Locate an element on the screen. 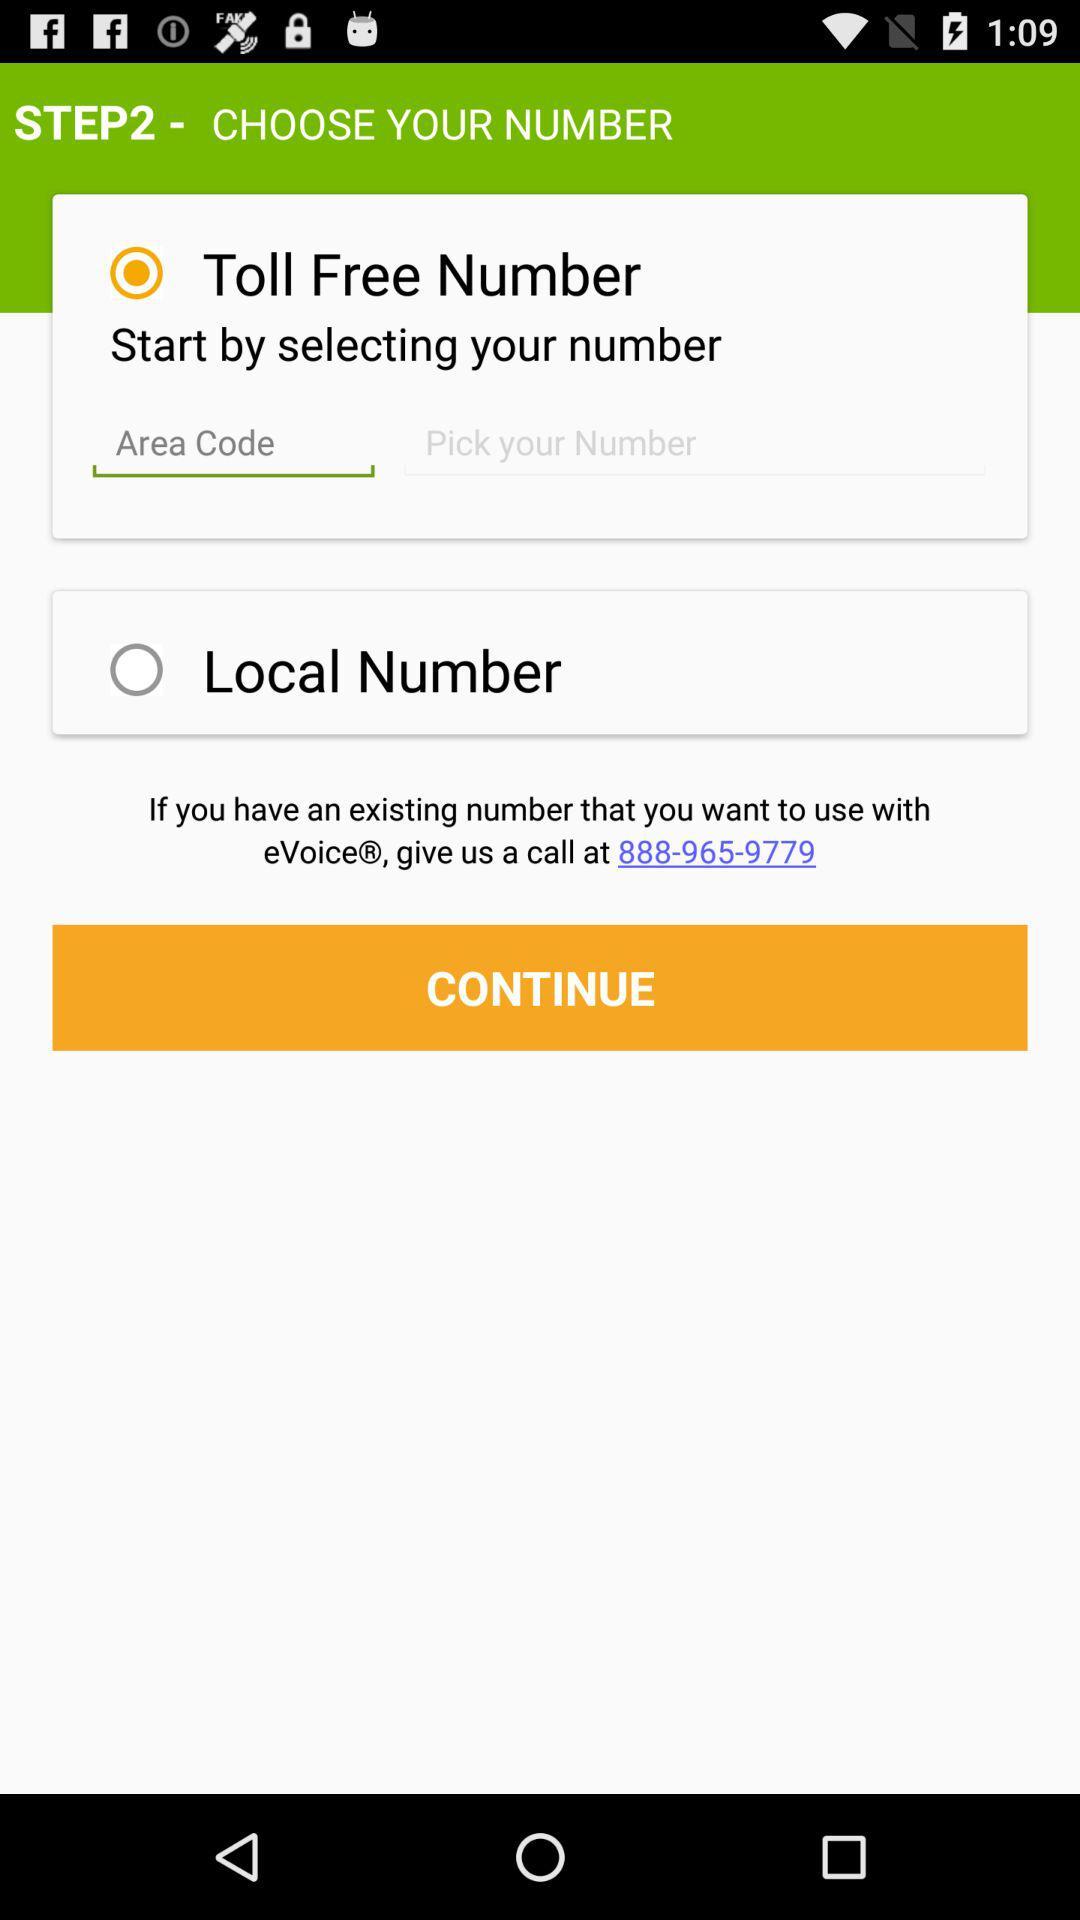 The height and width of the screenshot is (1920, 1080). icon to the left of the local number is located at coordinates (135, 669).